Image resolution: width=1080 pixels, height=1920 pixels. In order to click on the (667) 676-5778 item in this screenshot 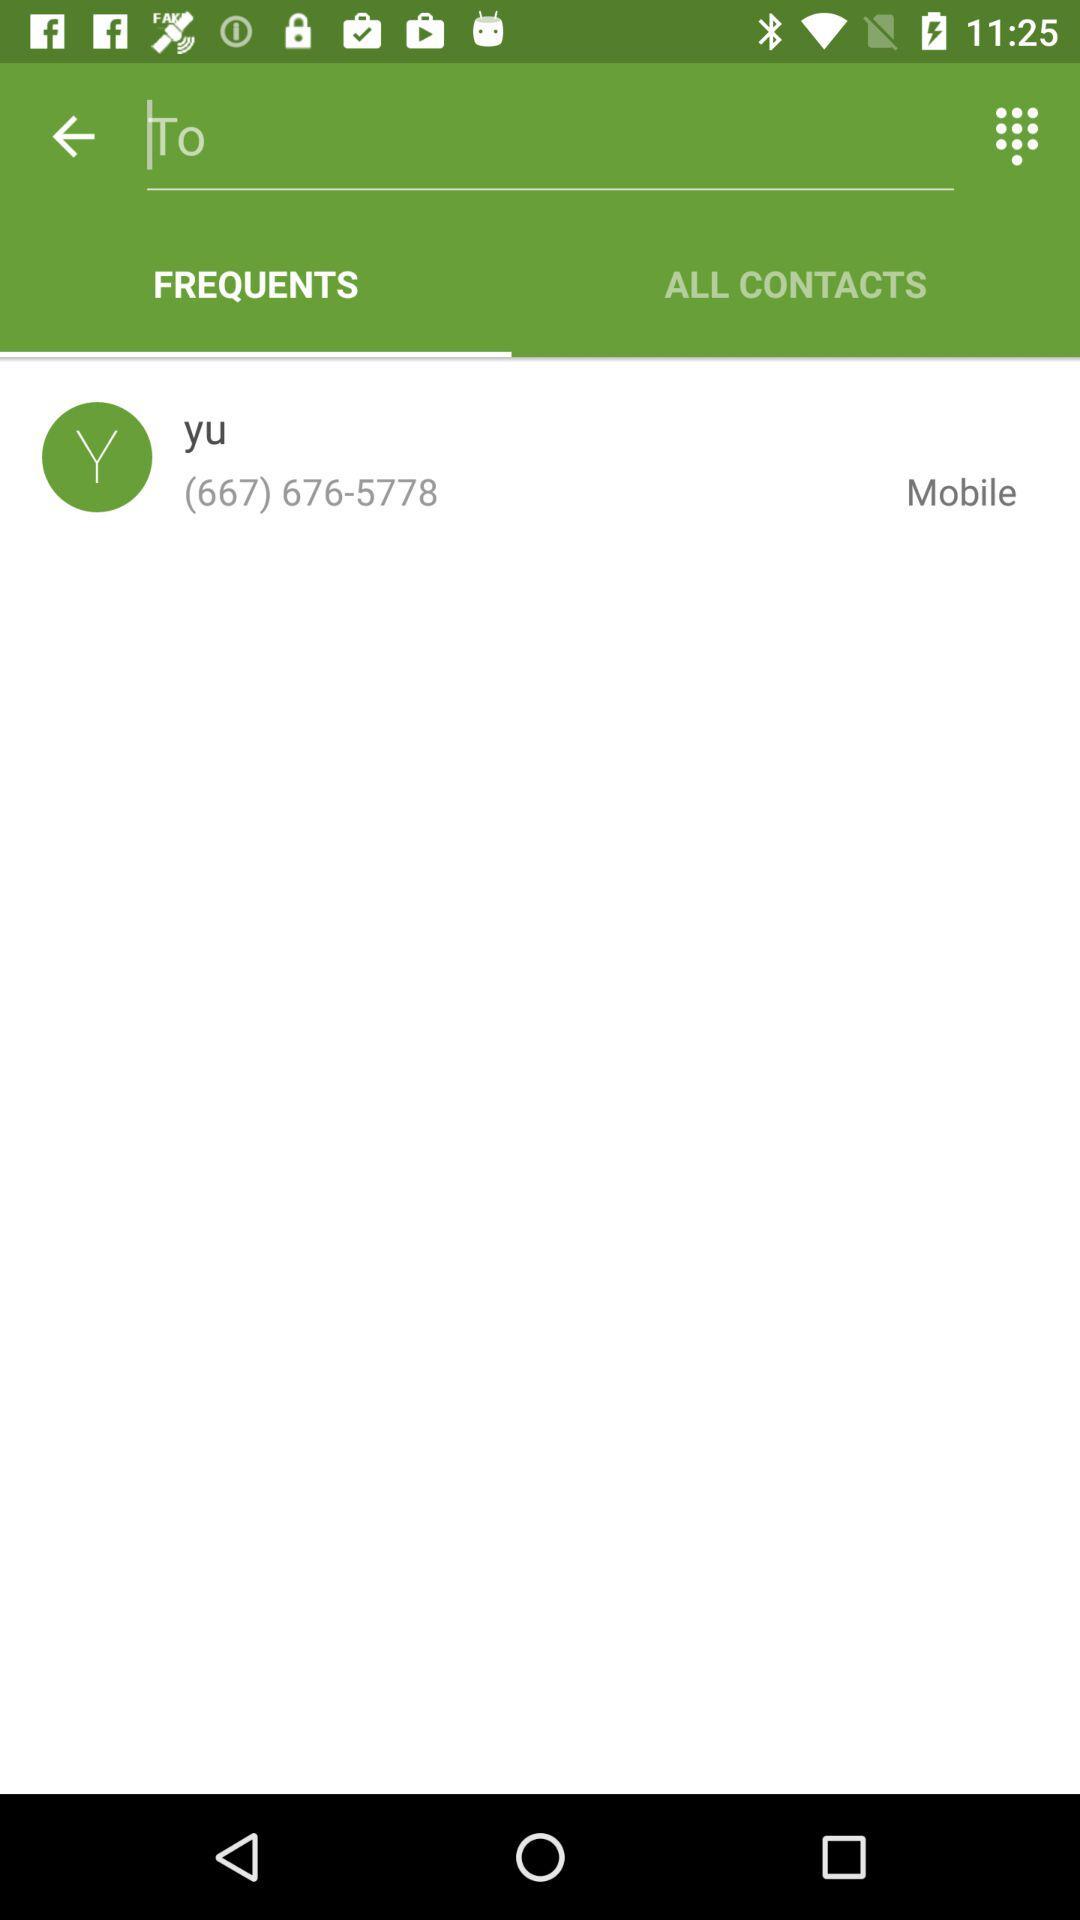, I will do `click(528, 491)`.